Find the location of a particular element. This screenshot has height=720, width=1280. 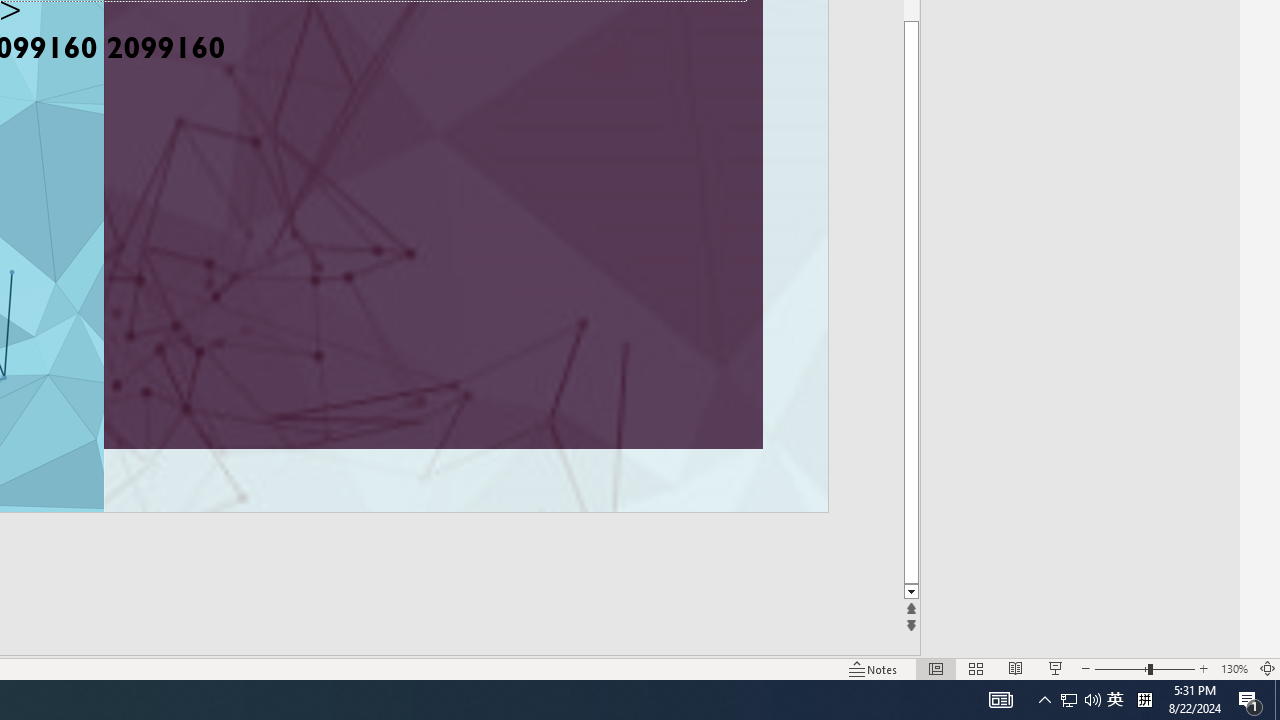

'Notes ' is located at coordinates (874, 669).